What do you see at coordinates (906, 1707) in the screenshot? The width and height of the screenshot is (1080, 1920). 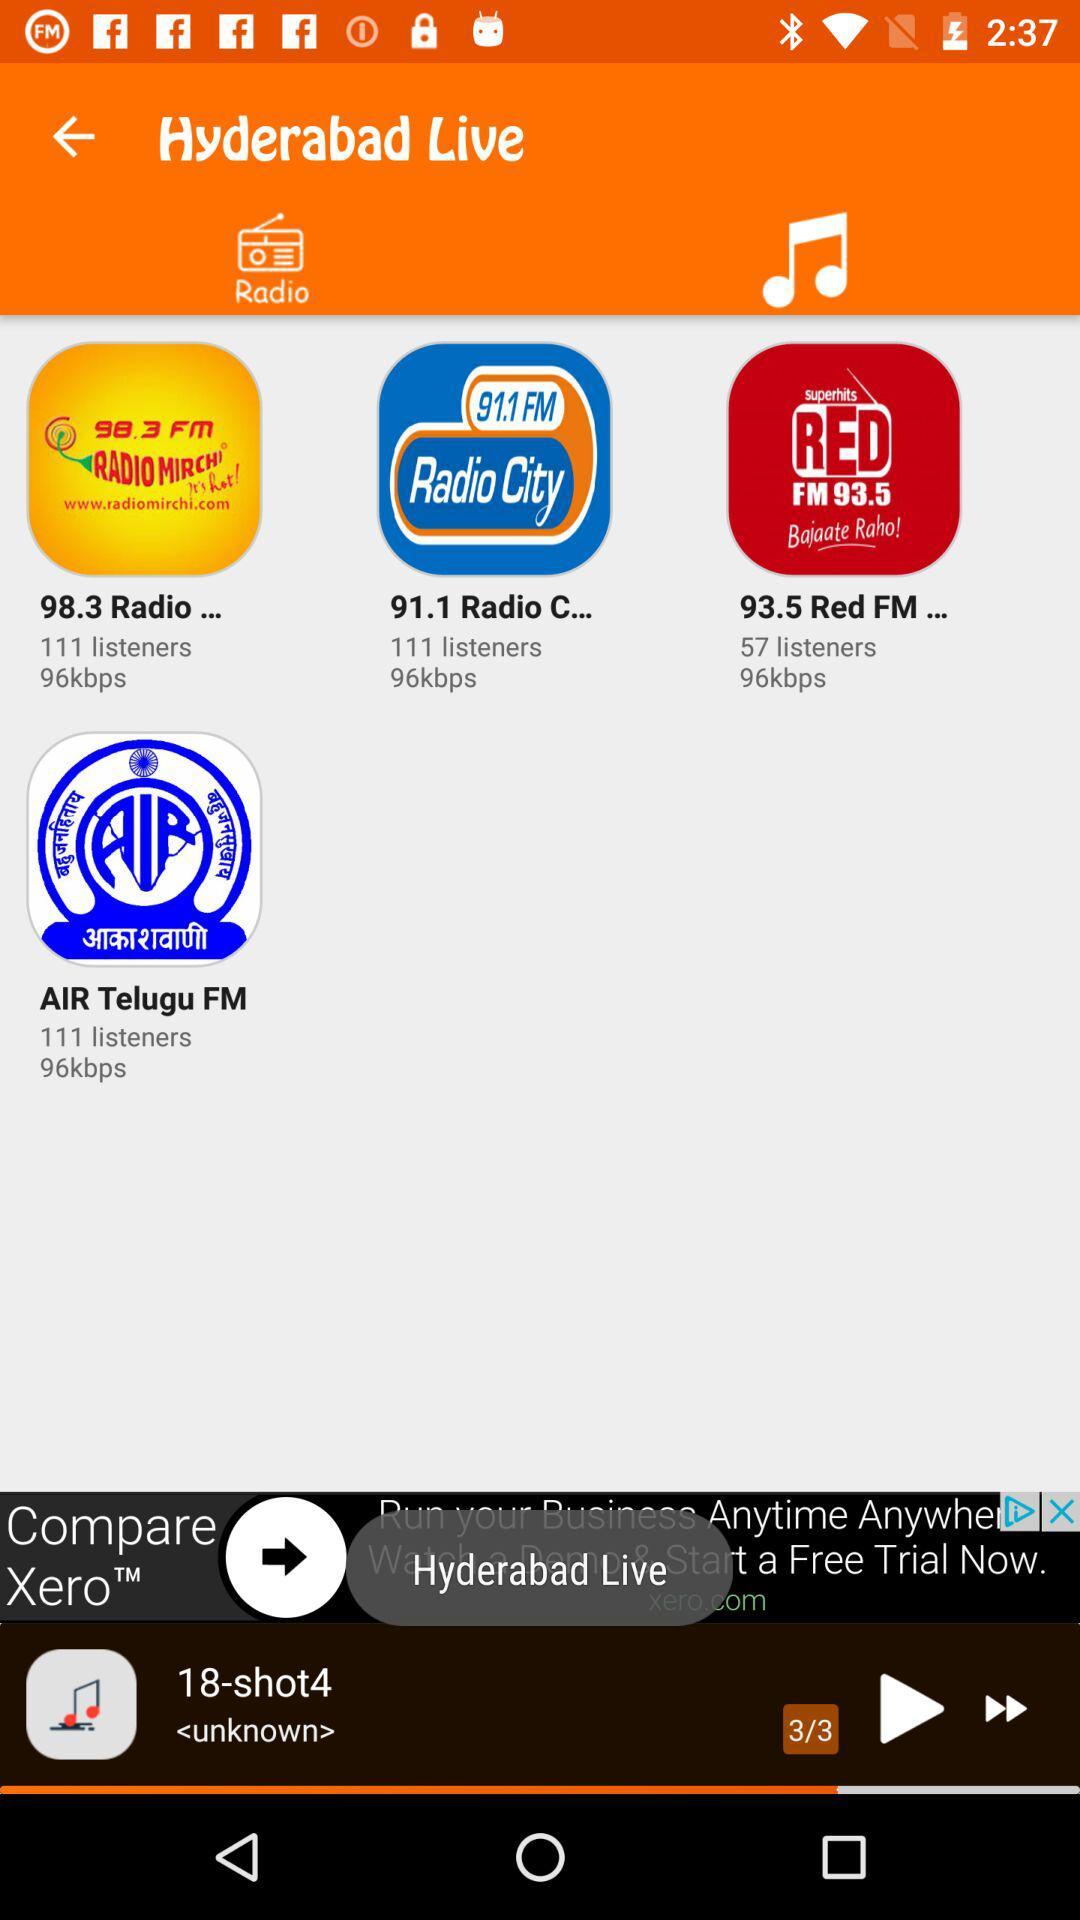 I see `the play icon` at bounding box center [906, 1707].